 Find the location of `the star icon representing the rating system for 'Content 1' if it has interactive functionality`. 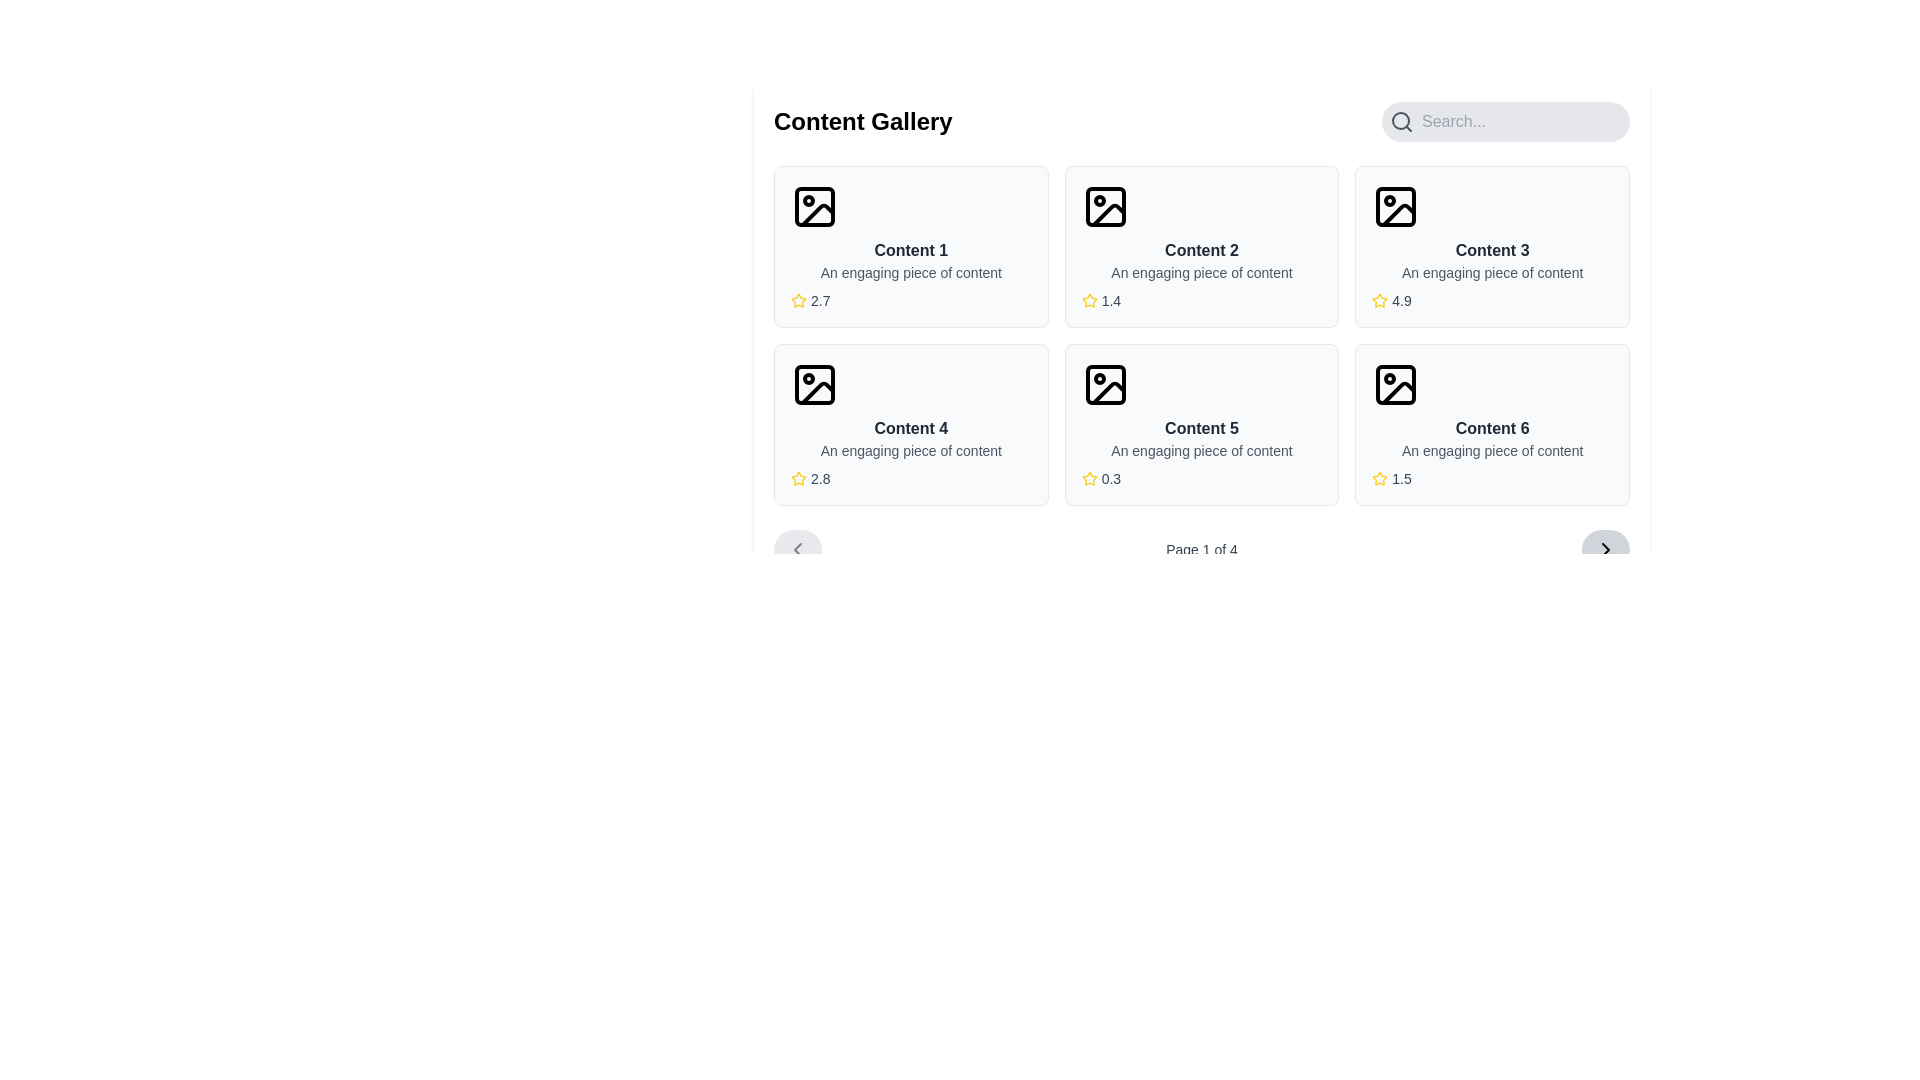

the star icon representing the rating system for 'Content 1' if it has interactive functionality is located at coordinates (797, 300).